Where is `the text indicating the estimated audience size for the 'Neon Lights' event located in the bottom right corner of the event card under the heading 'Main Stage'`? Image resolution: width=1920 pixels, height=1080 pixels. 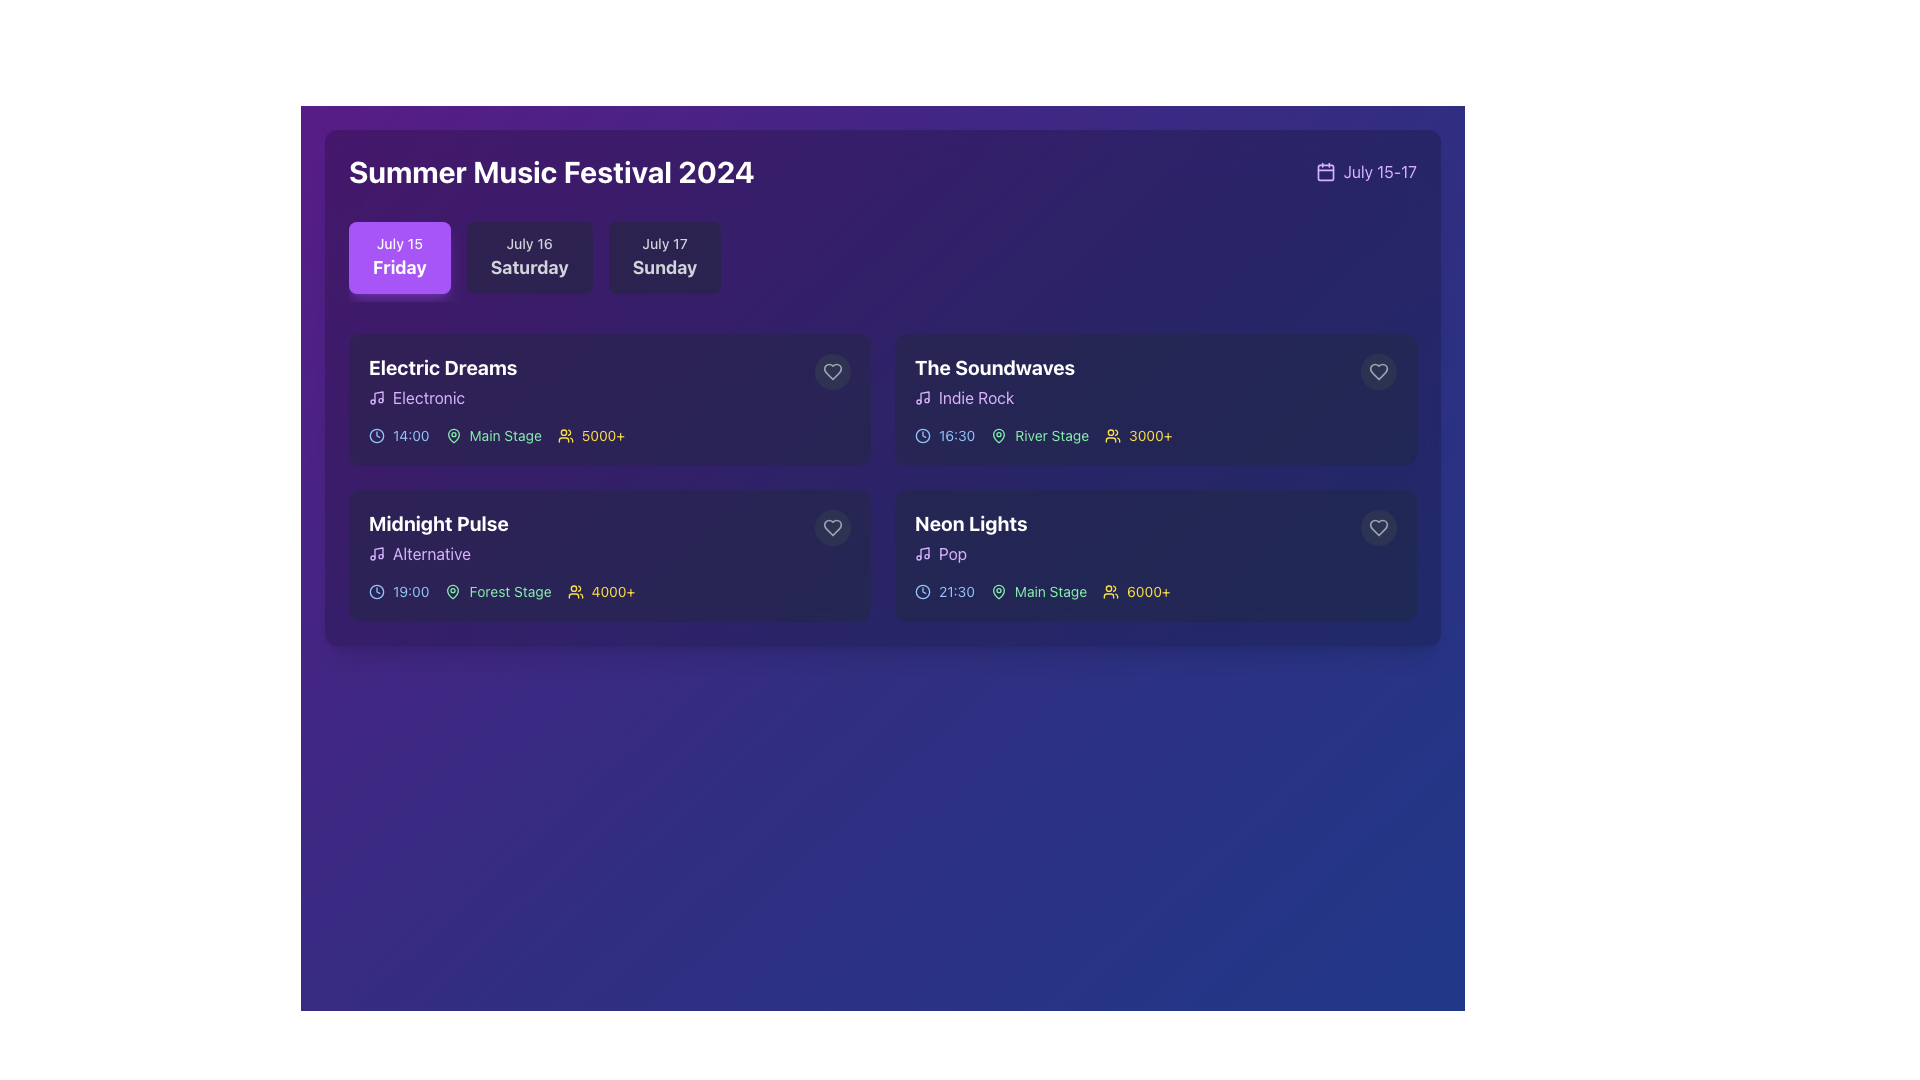
the text indicating the estimated audience size for the 'Neon Lights' event located in the bottom right corner of the event card under the heading 'Main Stage' is located at coordinates (1136, 590).